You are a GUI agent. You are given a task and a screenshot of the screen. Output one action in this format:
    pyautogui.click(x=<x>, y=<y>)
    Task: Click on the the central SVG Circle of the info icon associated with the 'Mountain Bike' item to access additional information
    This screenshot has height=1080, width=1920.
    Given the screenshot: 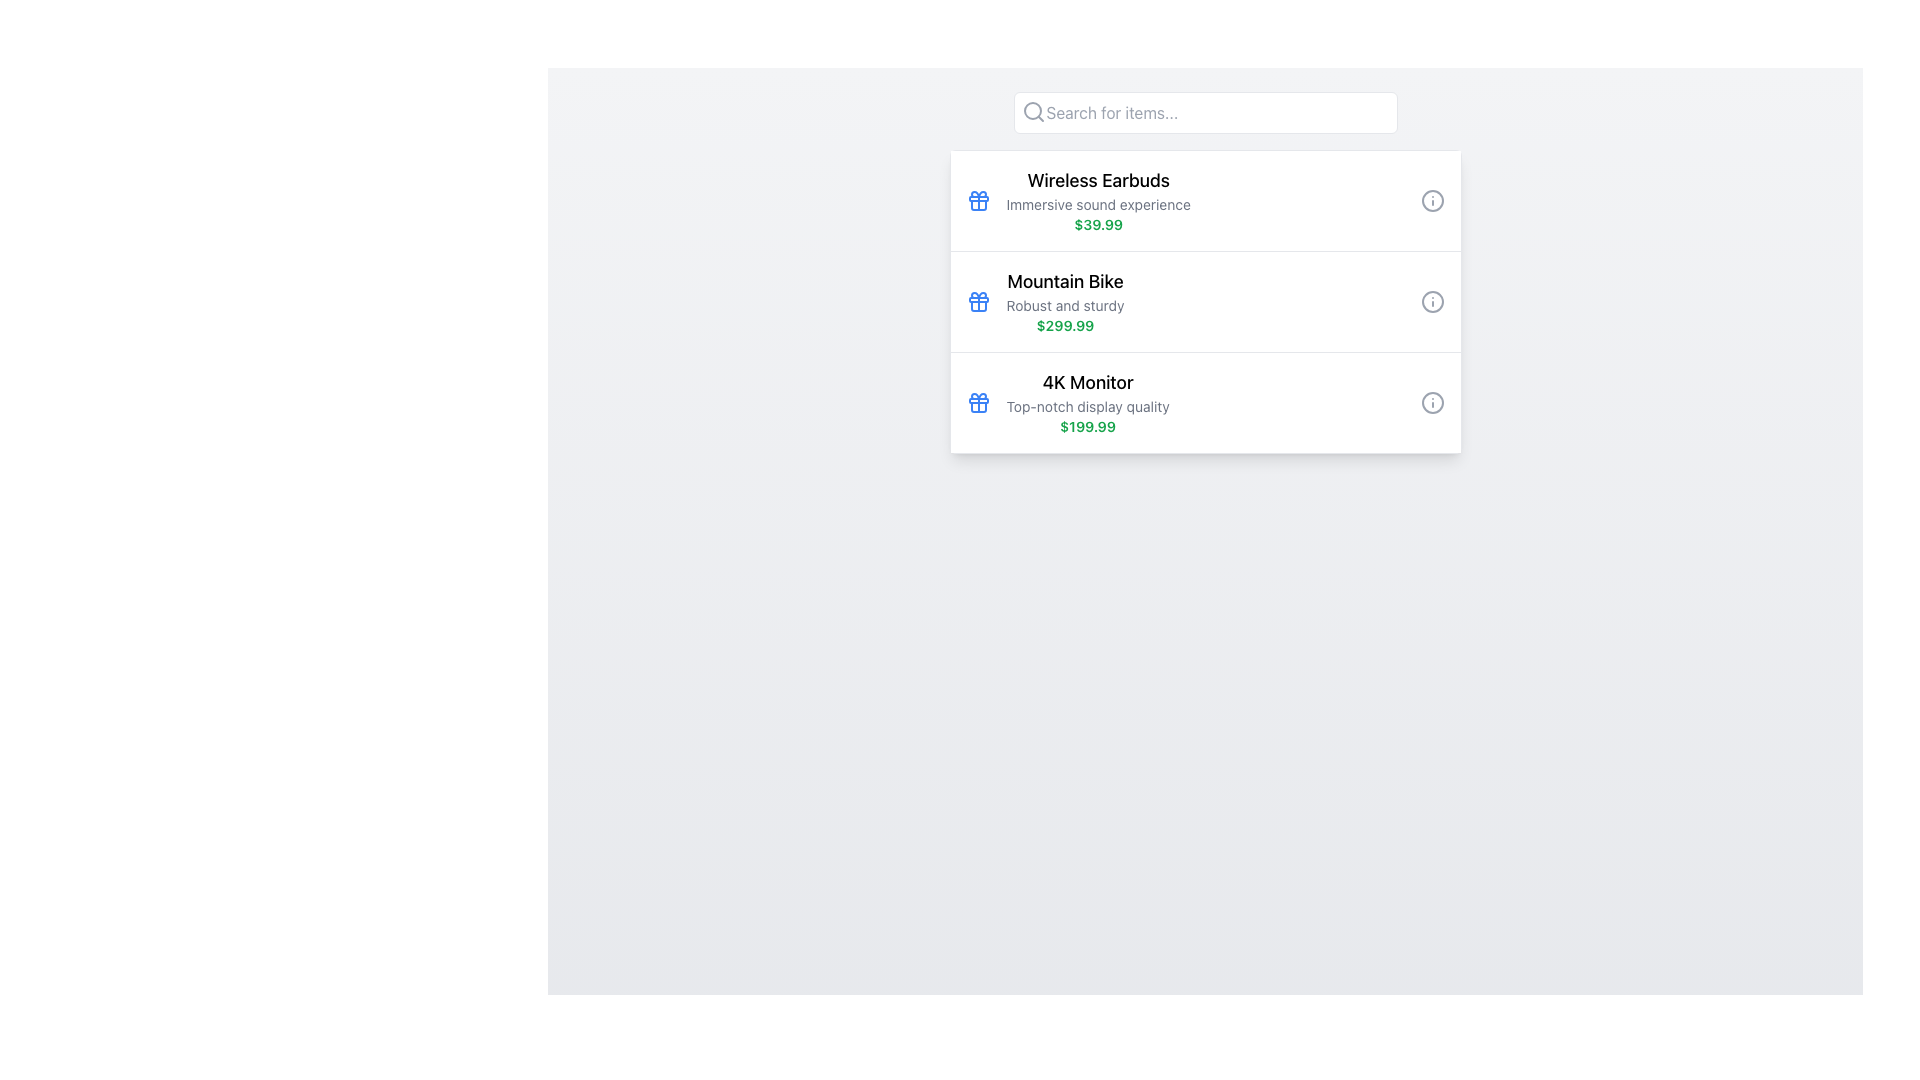 What is the action you would take?
    pyautogui.click(x=1431, y=301)
    